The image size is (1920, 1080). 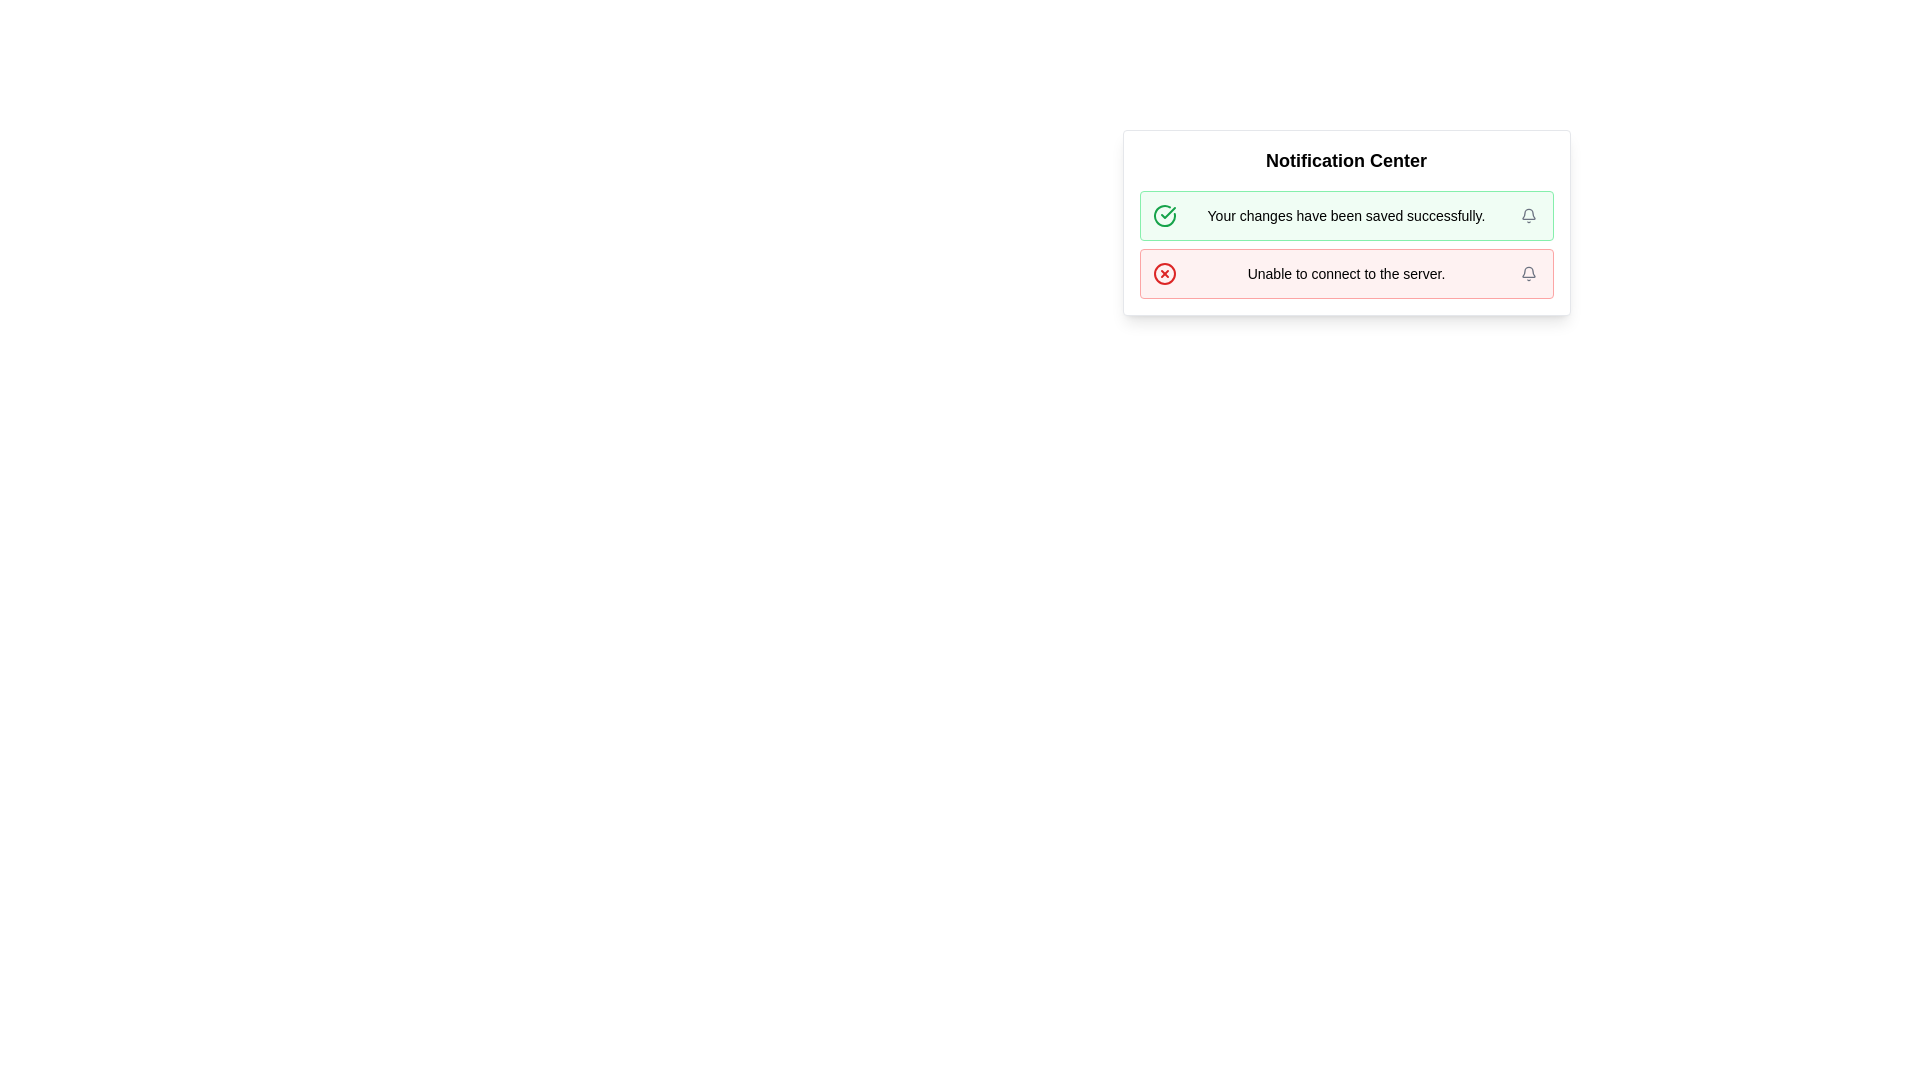 What do you see at coordinates (1167, 212) in the screenshot?
I see `the green checkmark icon that represents a completed action, located to the left of the notification message indicating successful changes` at bounding box center [1167, 212].